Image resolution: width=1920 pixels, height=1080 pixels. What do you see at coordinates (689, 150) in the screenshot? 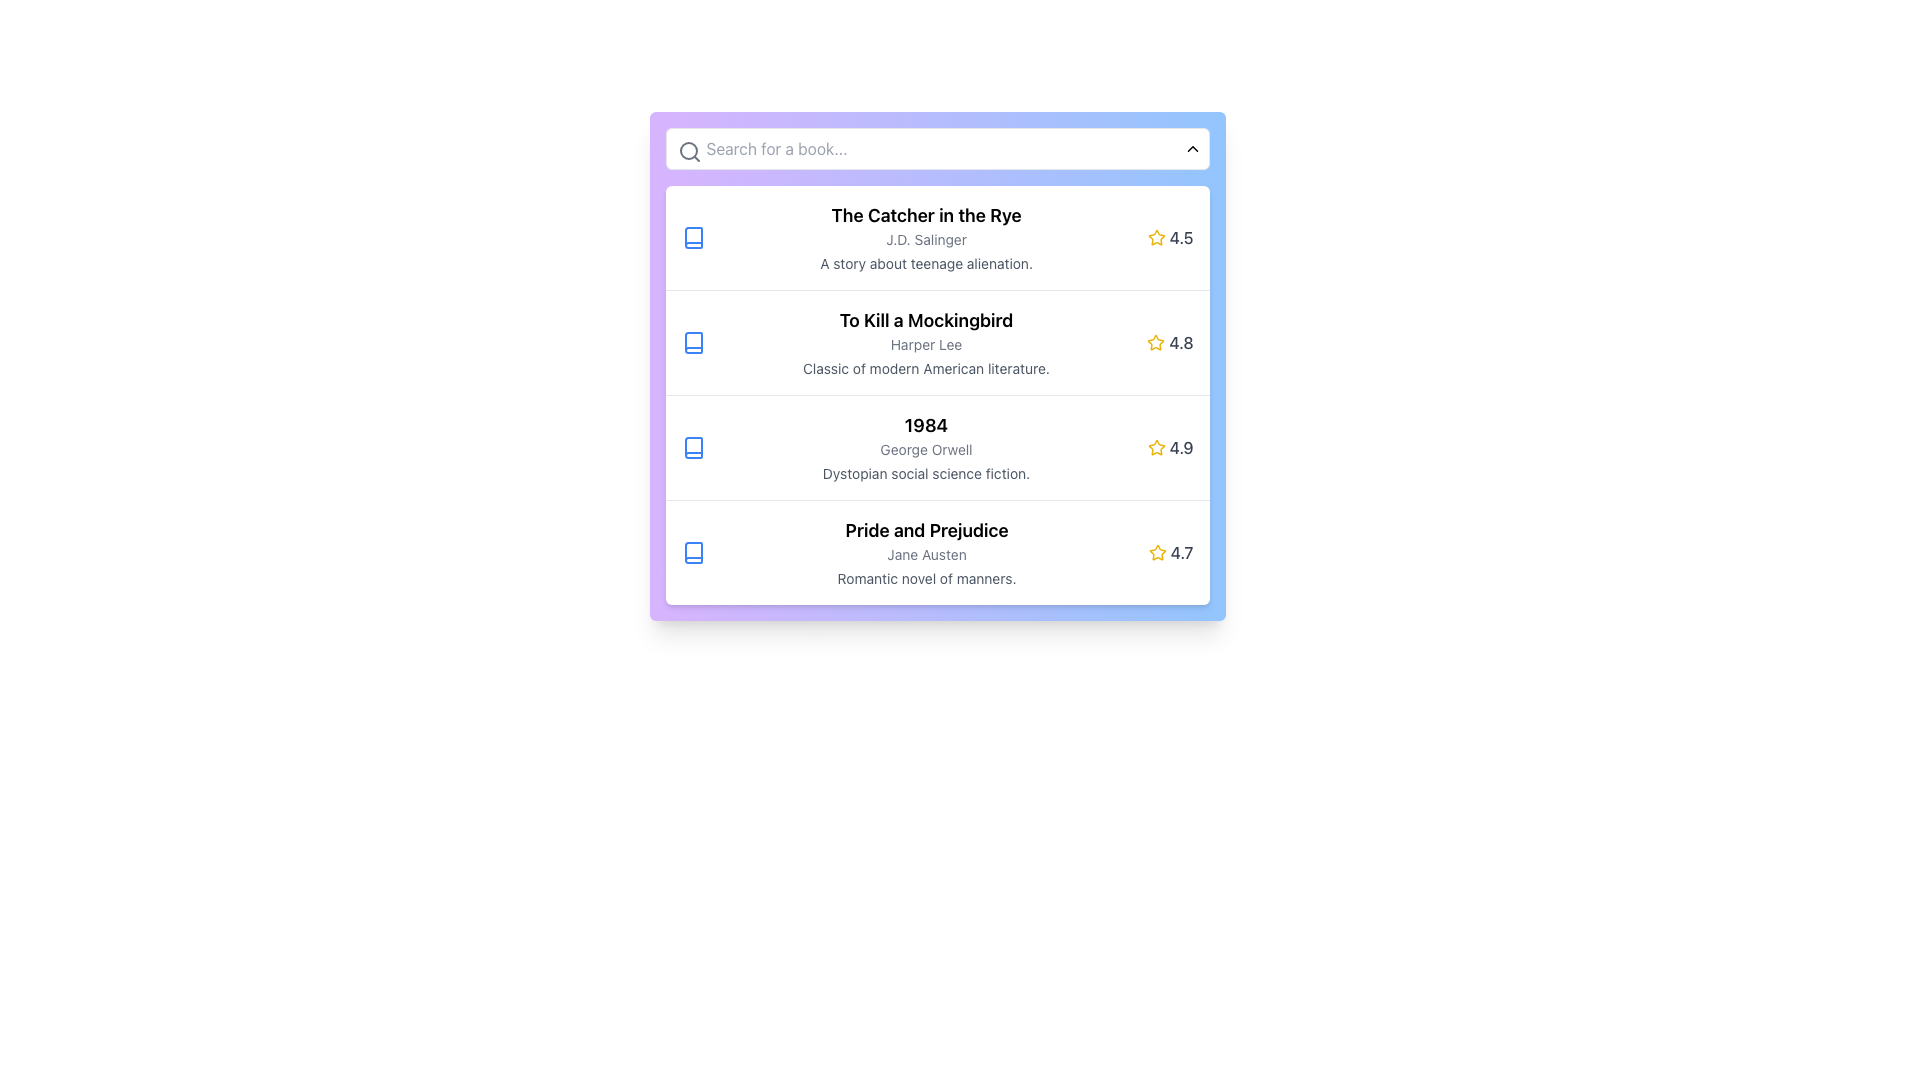
I see `the search icon located at the top-left corner inside the search bar to focus the search bar` at bounding box center [689, 150].